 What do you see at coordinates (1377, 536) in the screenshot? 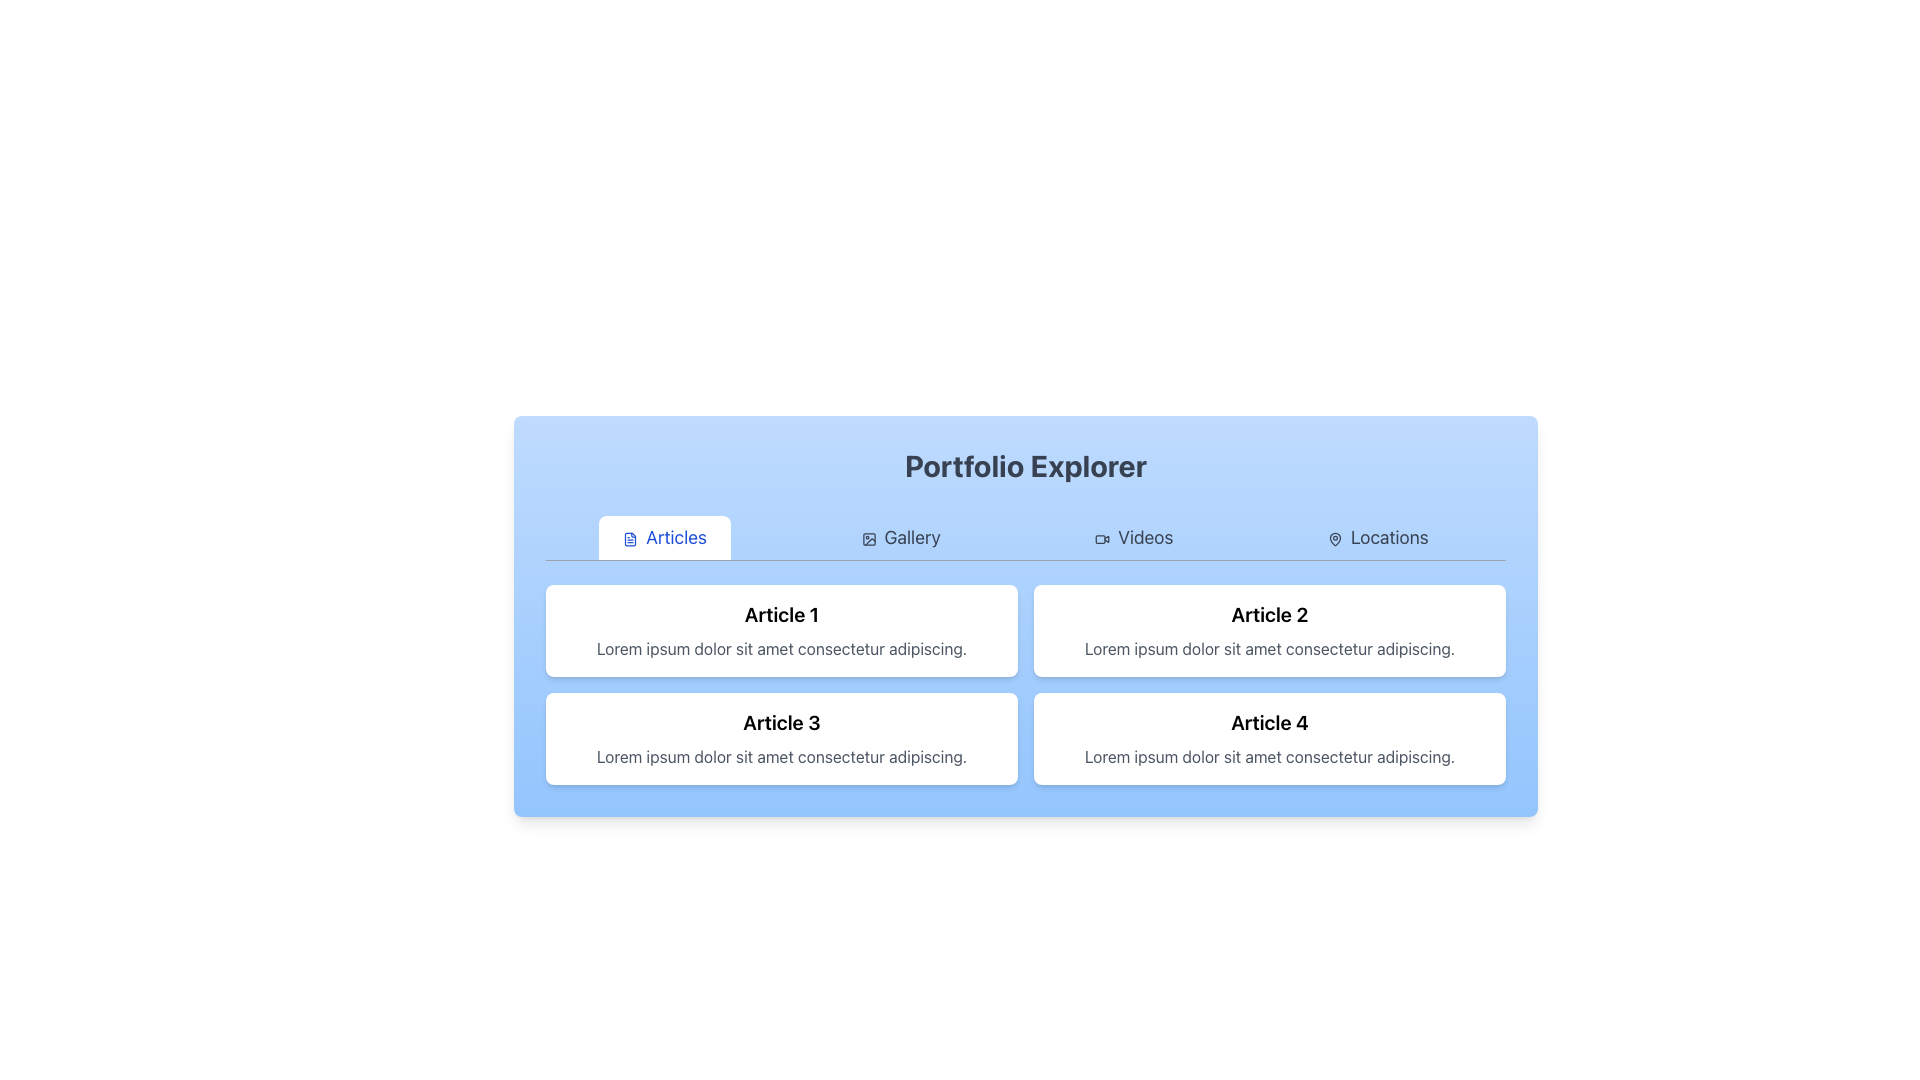
I see `the 'Locations' button in the top-right corner of the navigation bar to change its color from gray to blue` at bounding box center [1377, 536].